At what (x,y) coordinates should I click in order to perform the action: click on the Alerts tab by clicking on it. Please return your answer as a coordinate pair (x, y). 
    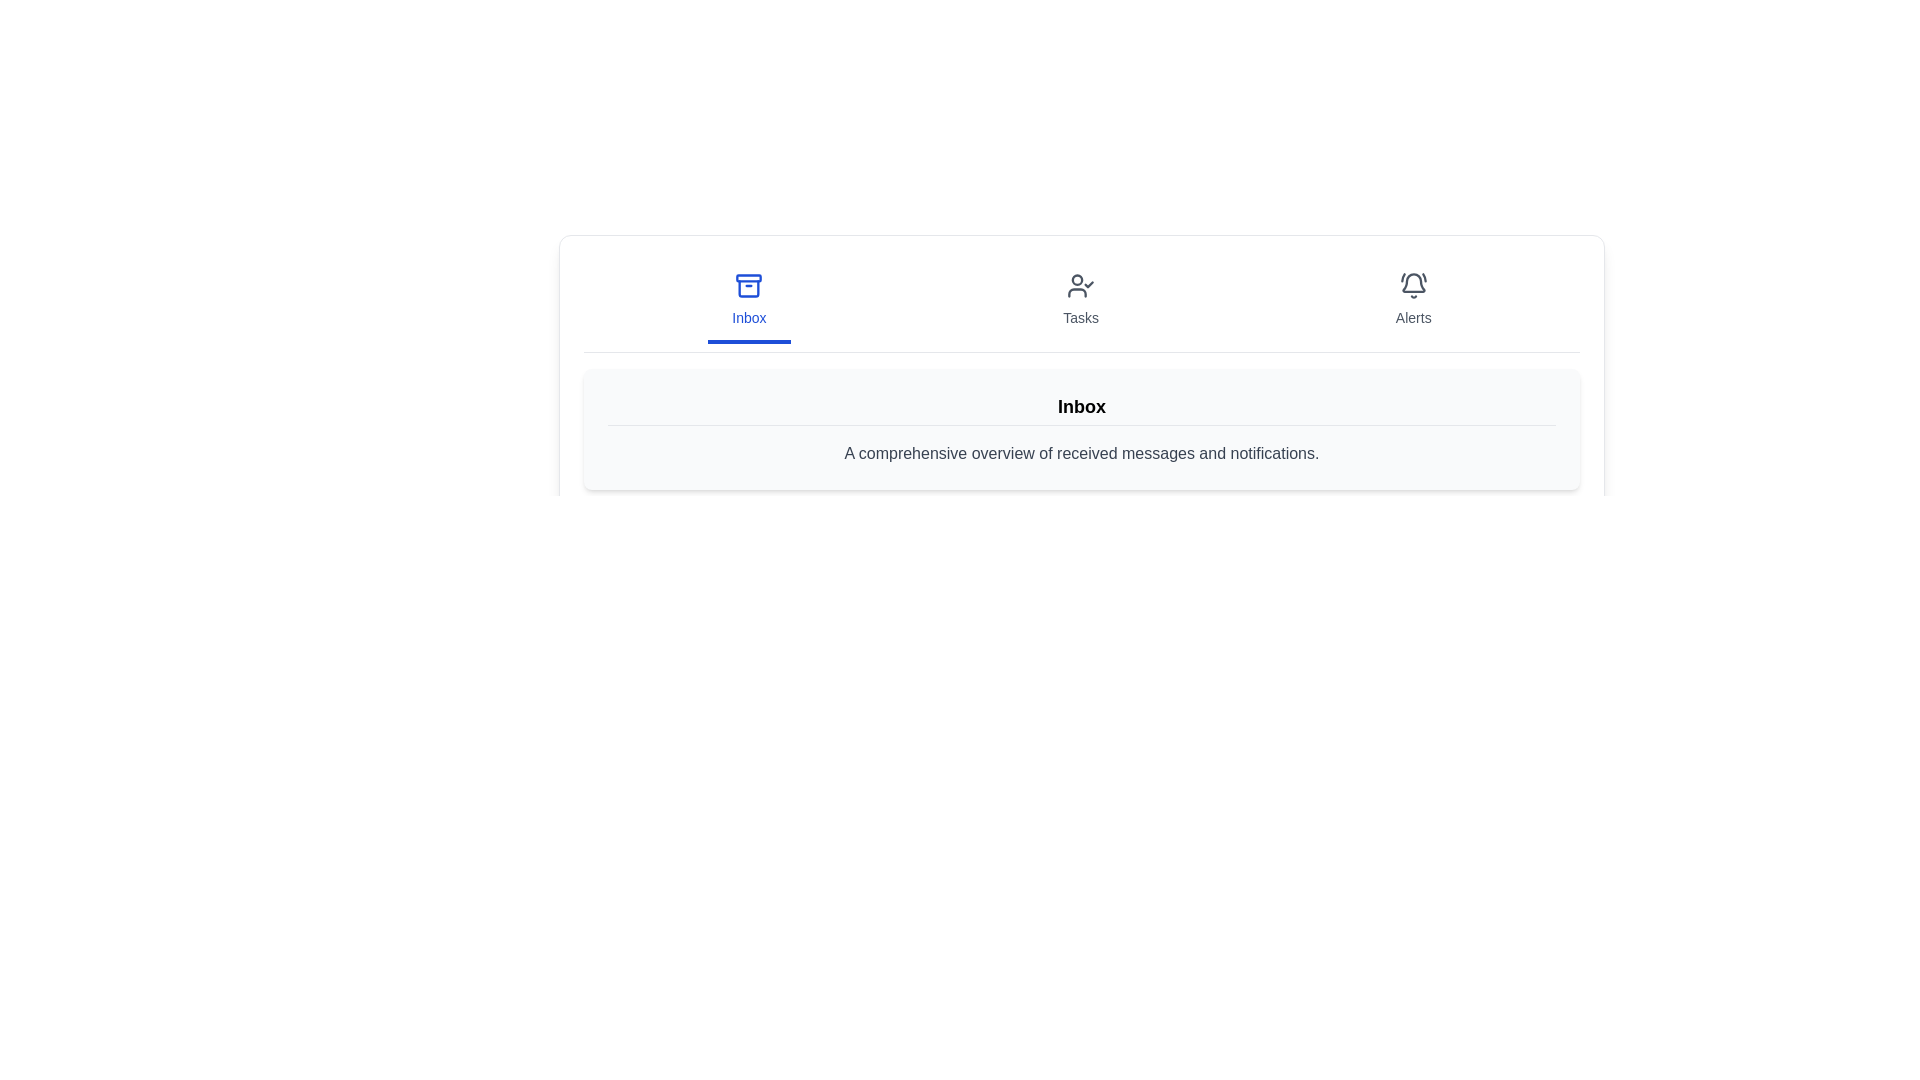
    Looking at the image, I should click on (1411, 301).